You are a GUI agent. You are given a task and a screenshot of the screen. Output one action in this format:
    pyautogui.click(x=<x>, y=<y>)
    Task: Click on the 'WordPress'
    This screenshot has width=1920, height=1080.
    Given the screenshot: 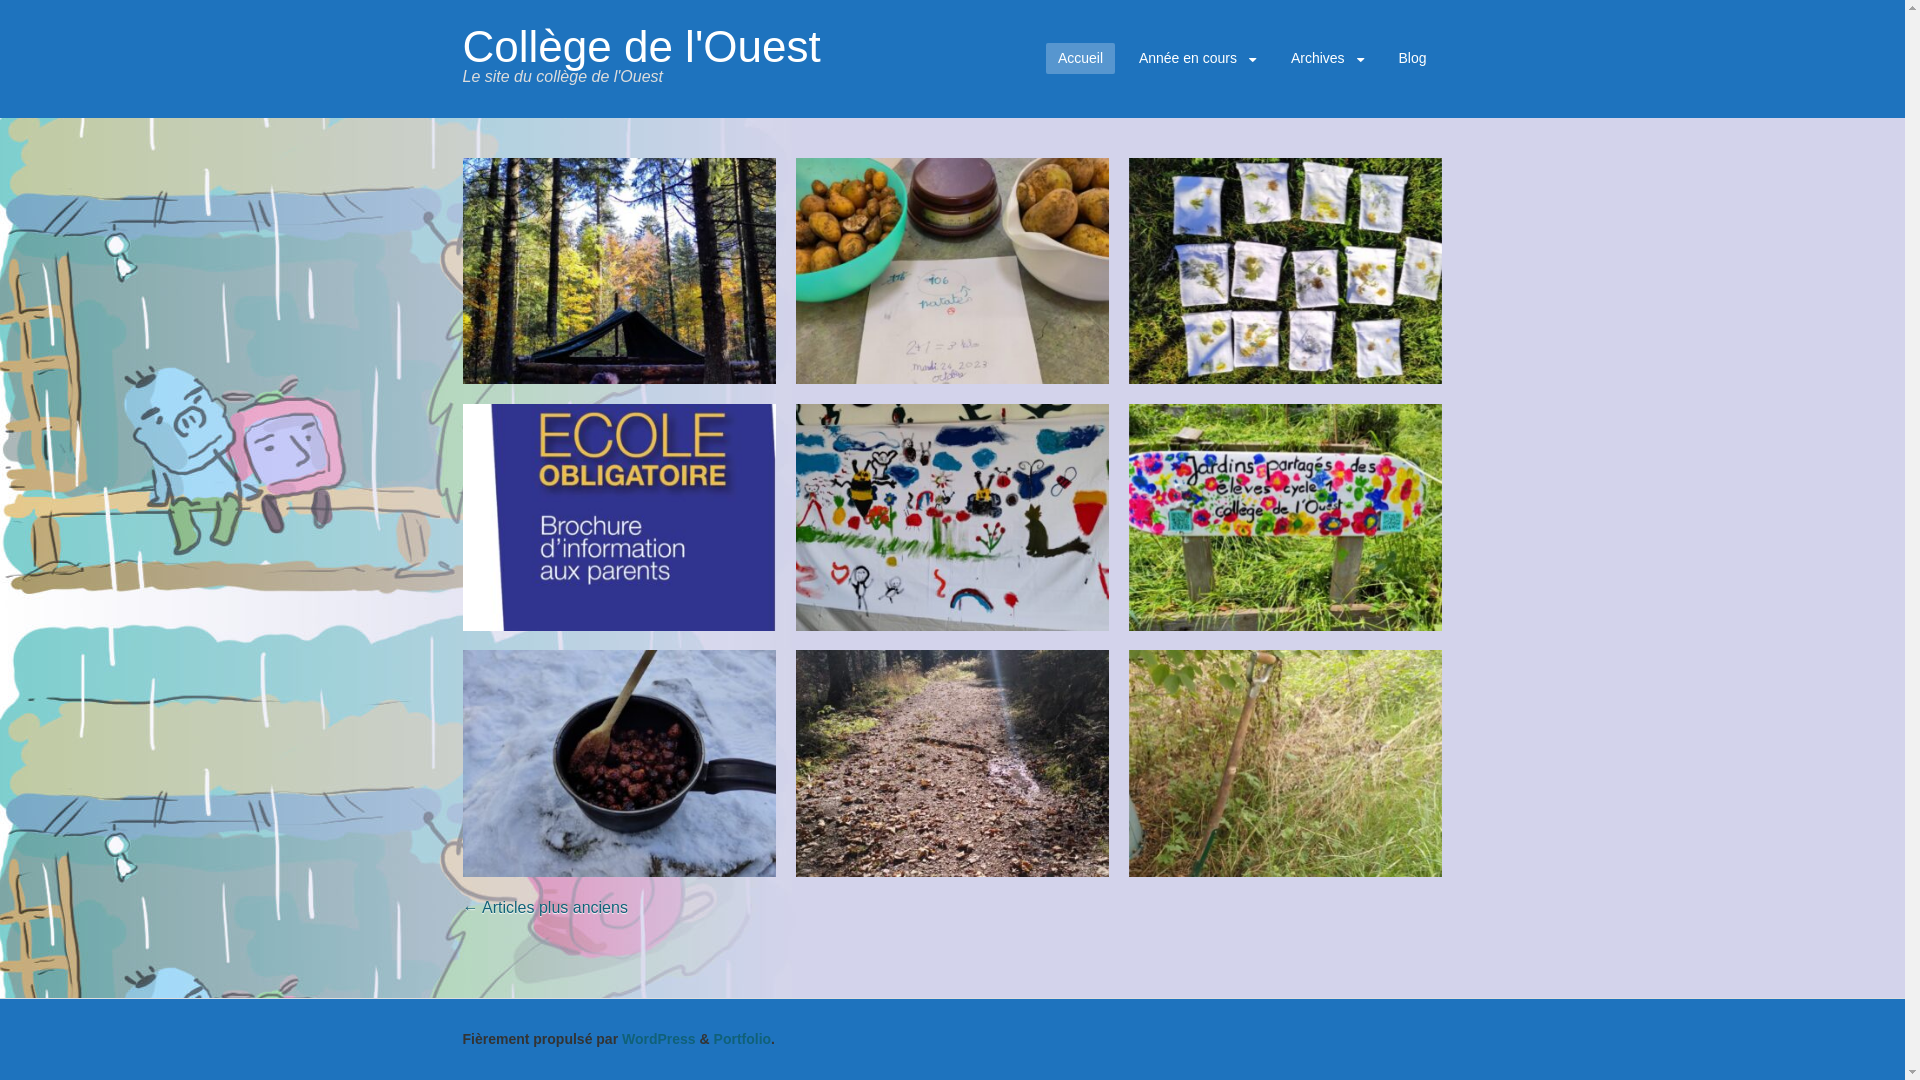 What is the action you would take?
    pyautogui.click(x=658, y=1037)
    